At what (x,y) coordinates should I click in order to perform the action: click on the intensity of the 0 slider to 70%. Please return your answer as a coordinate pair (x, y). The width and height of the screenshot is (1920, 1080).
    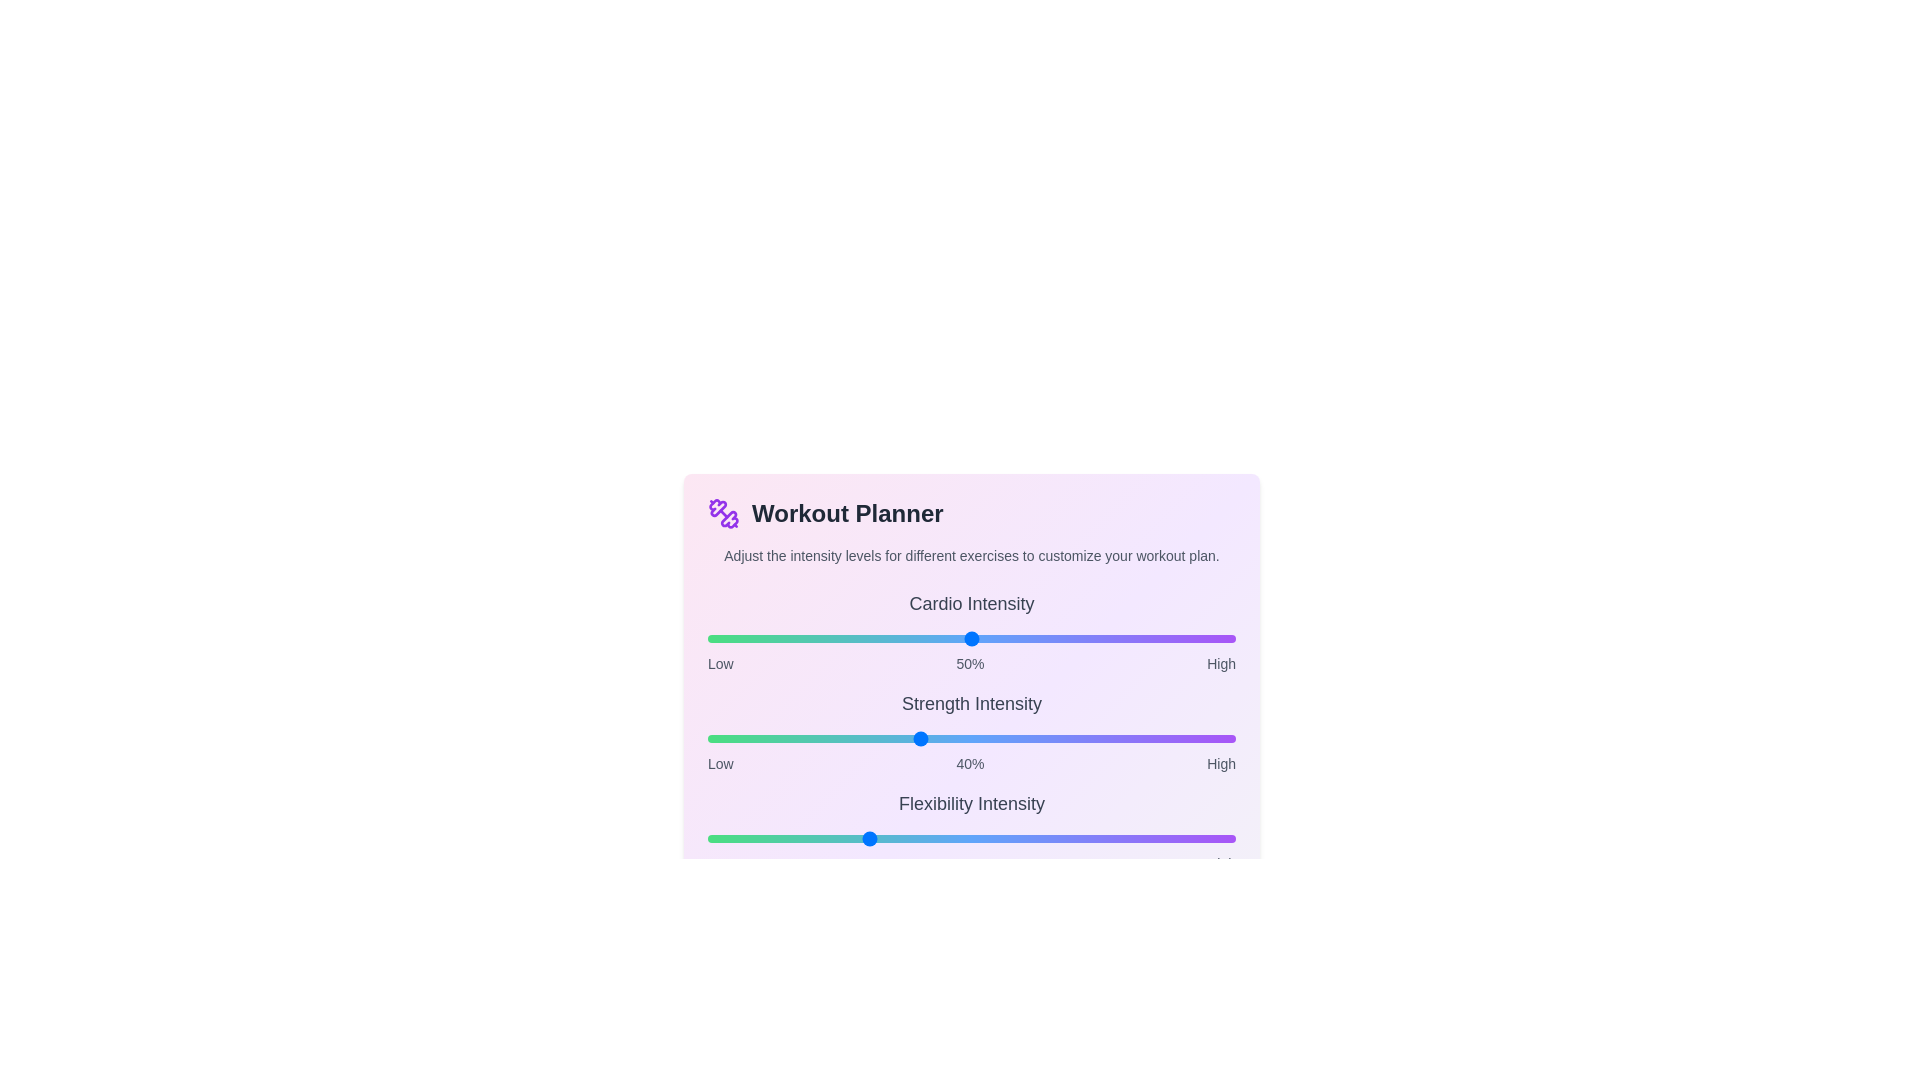
    Looking at the image, I should click on (1076, 639).